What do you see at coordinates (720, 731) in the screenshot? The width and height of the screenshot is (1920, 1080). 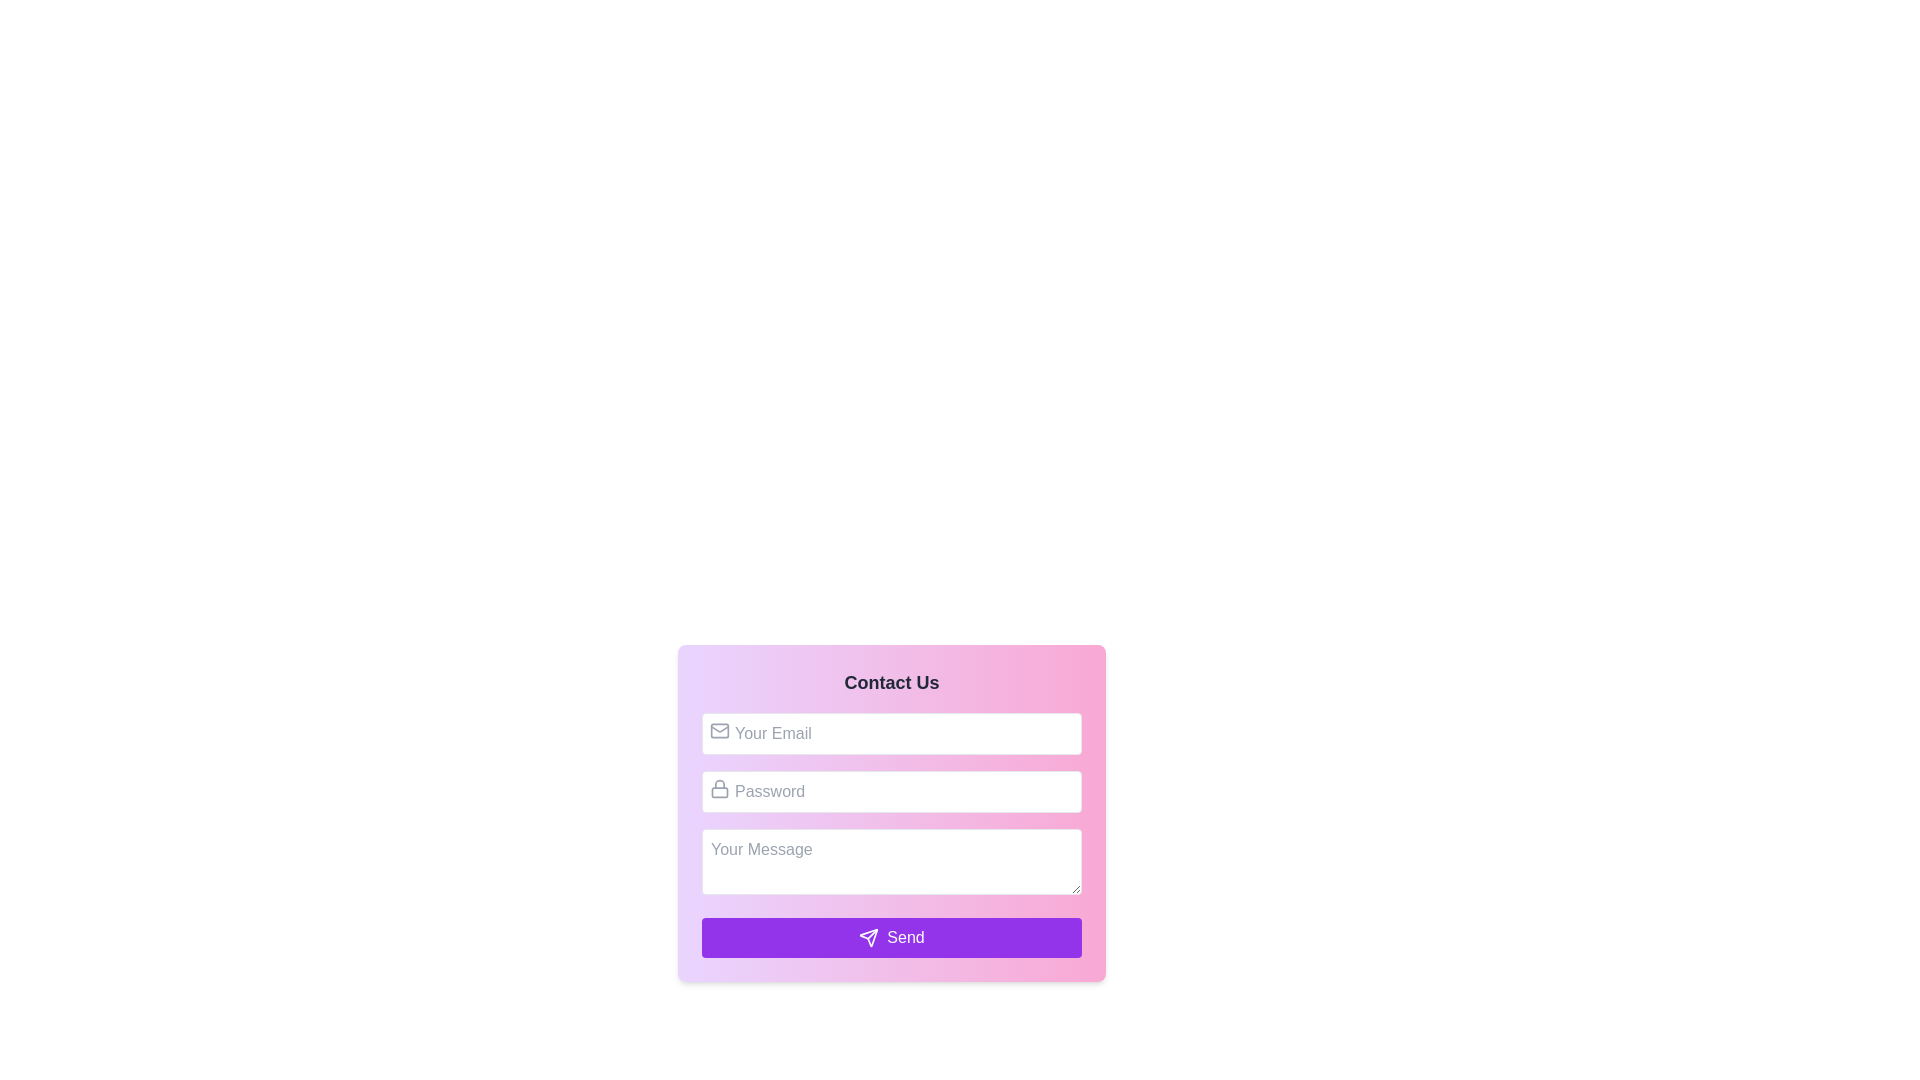 I see `the decorative SVG rectangle that visually indicates the email field in the 'Contact Us' form` at bounding box center [720, 731].